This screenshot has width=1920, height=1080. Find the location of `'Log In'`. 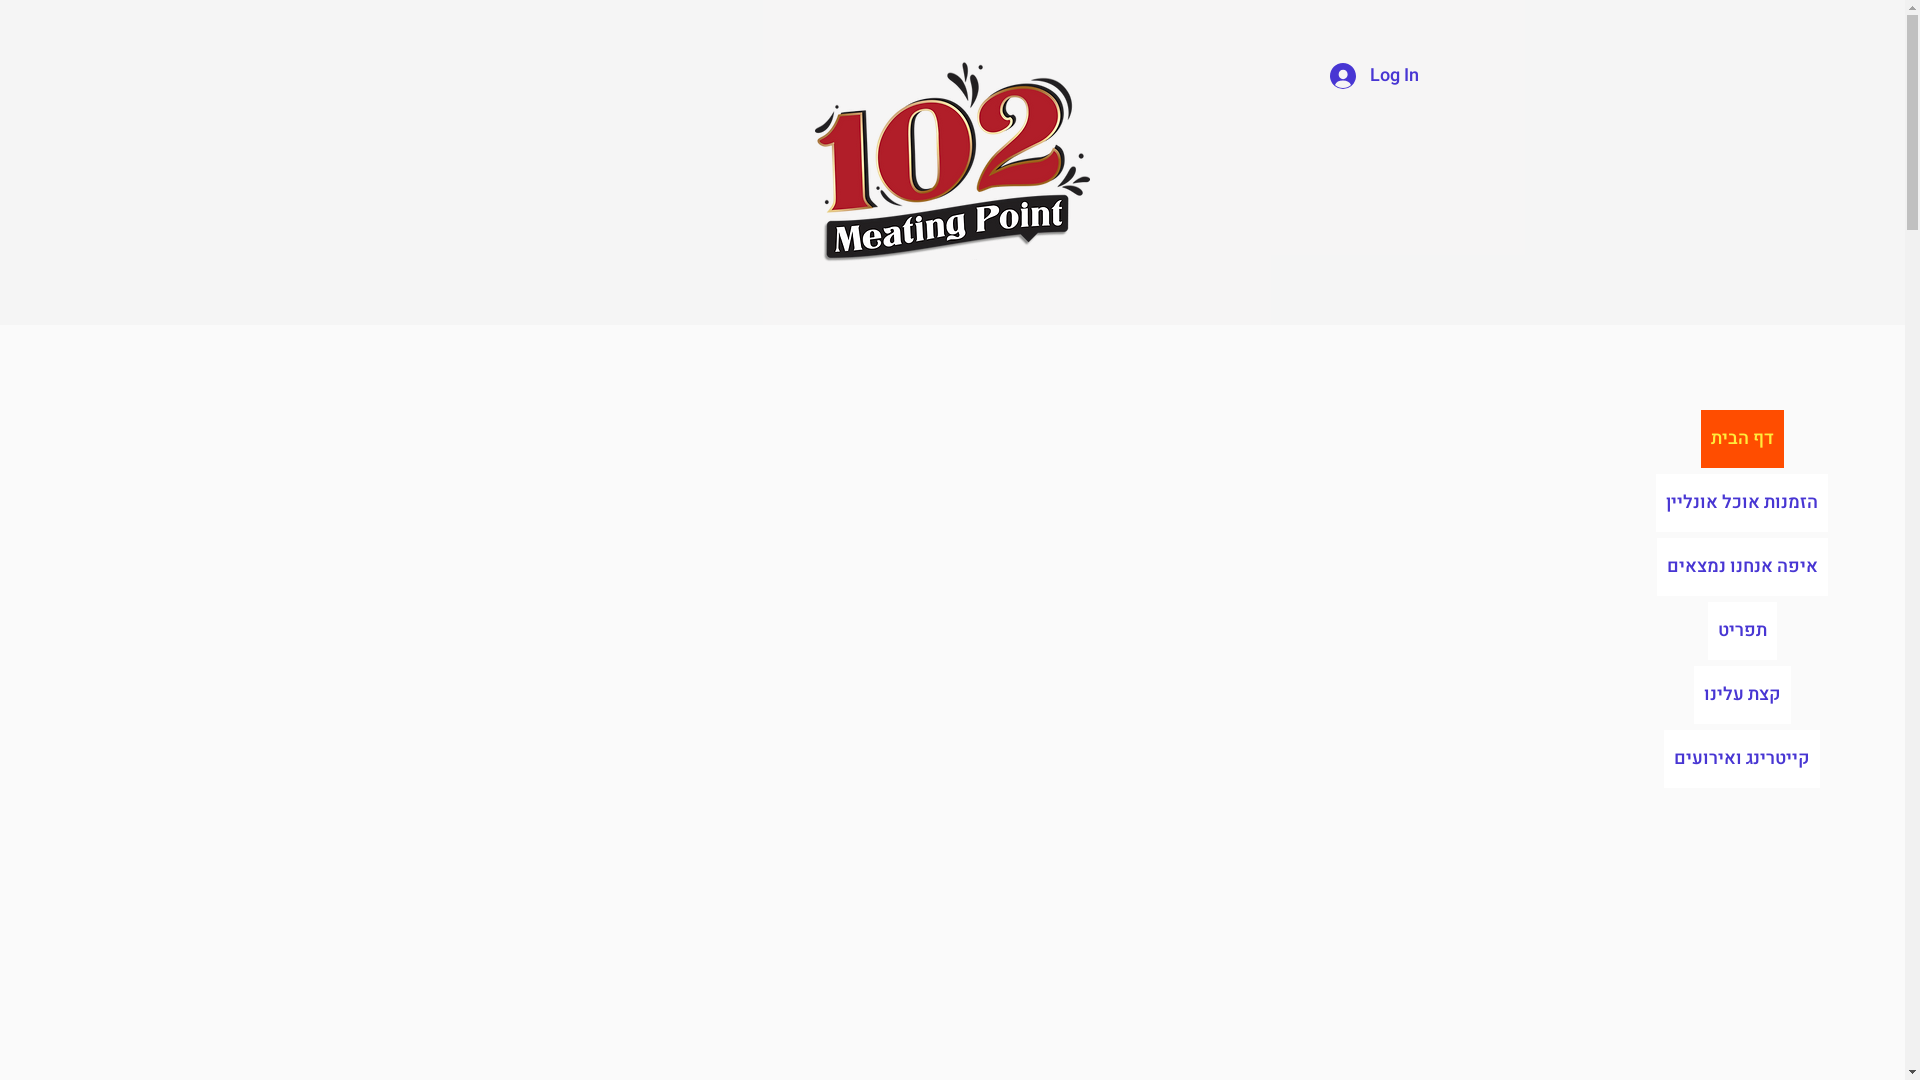

'Log In' is located at coordinates (1373, 75).